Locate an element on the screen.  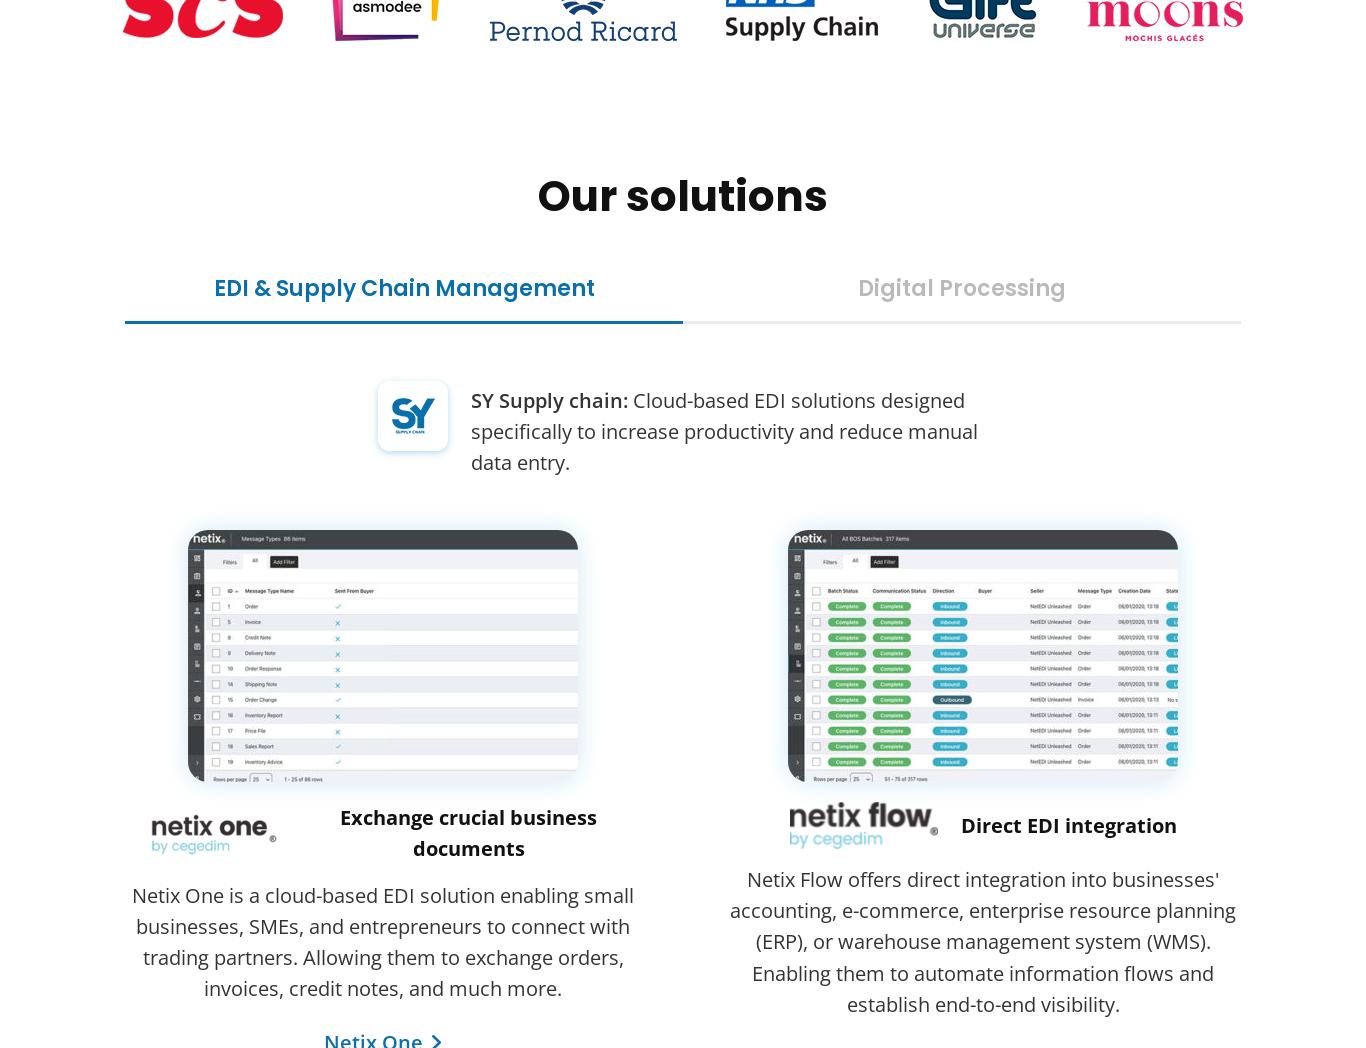
'What is EDI?' is located at coordinates (186, 683).